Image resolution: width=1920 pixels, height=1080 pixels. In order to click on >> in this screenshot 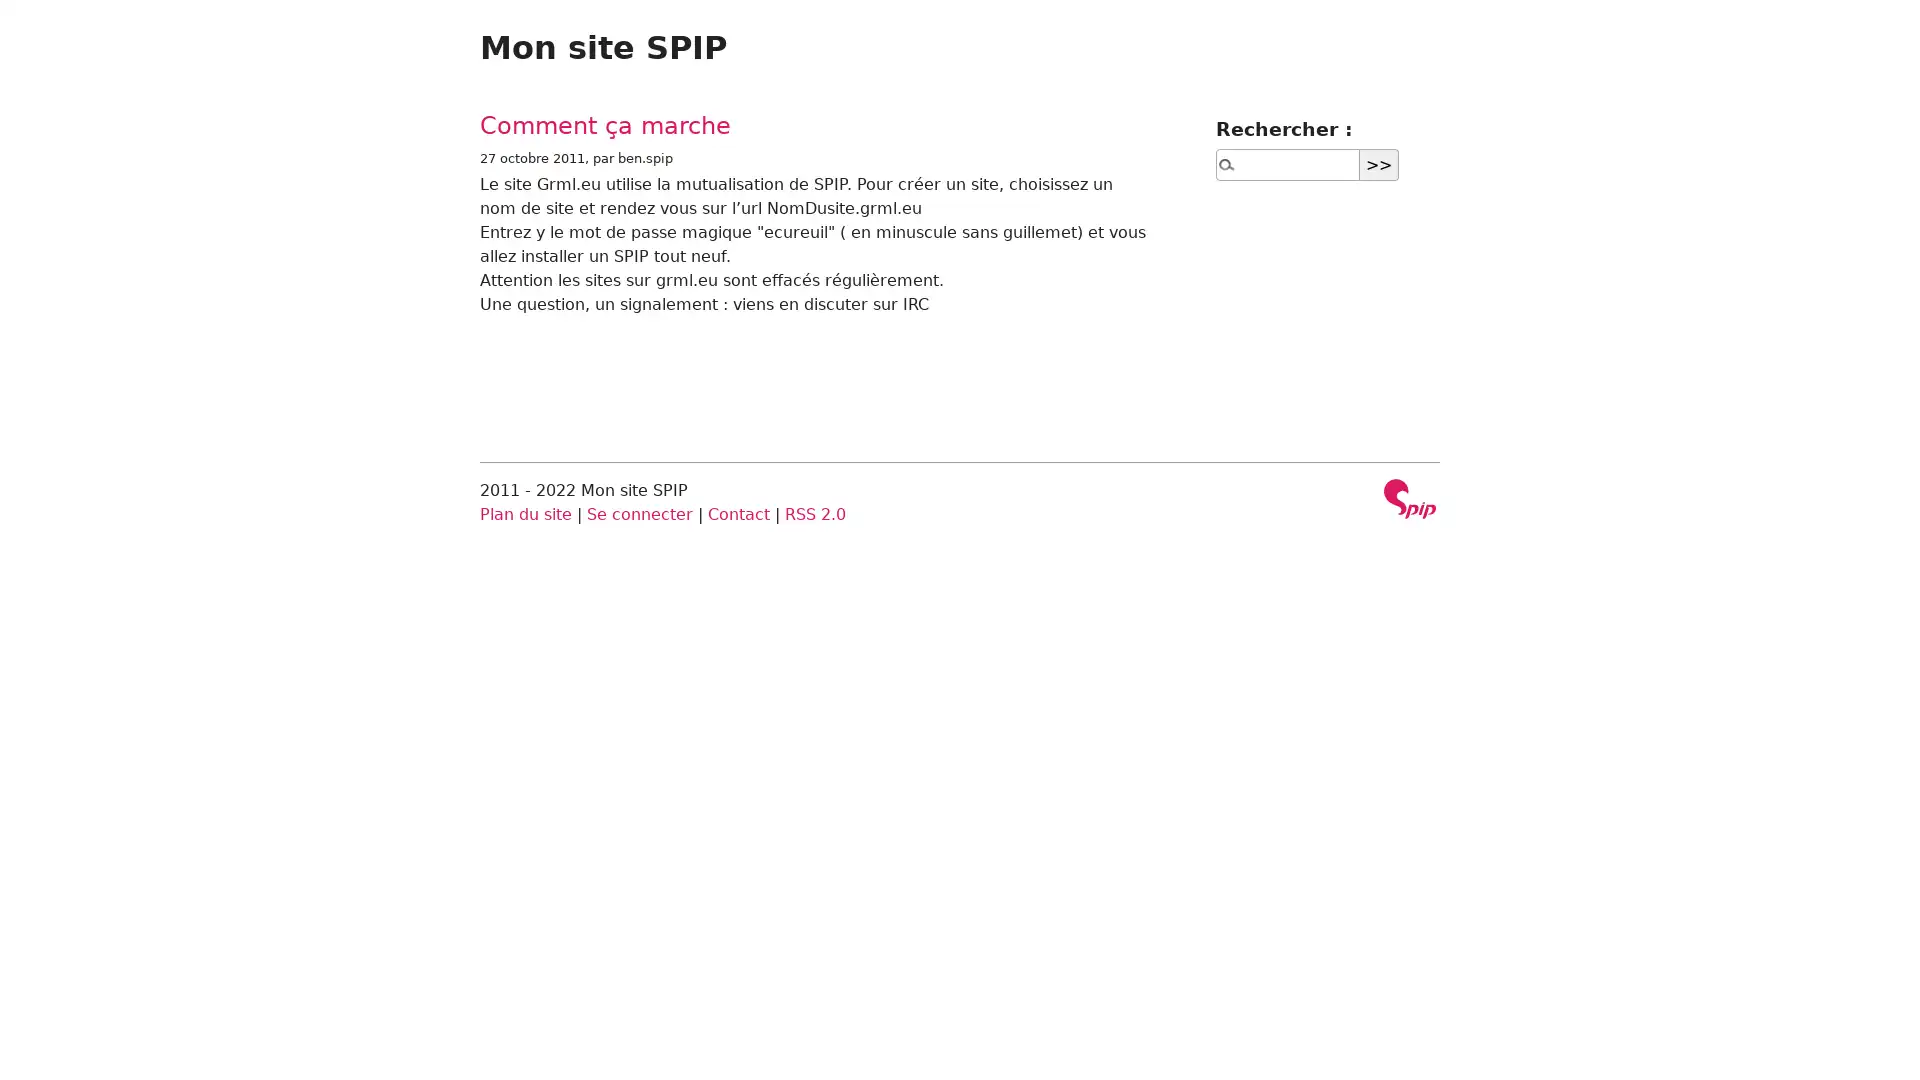, I will do `click(1378, 163)`.